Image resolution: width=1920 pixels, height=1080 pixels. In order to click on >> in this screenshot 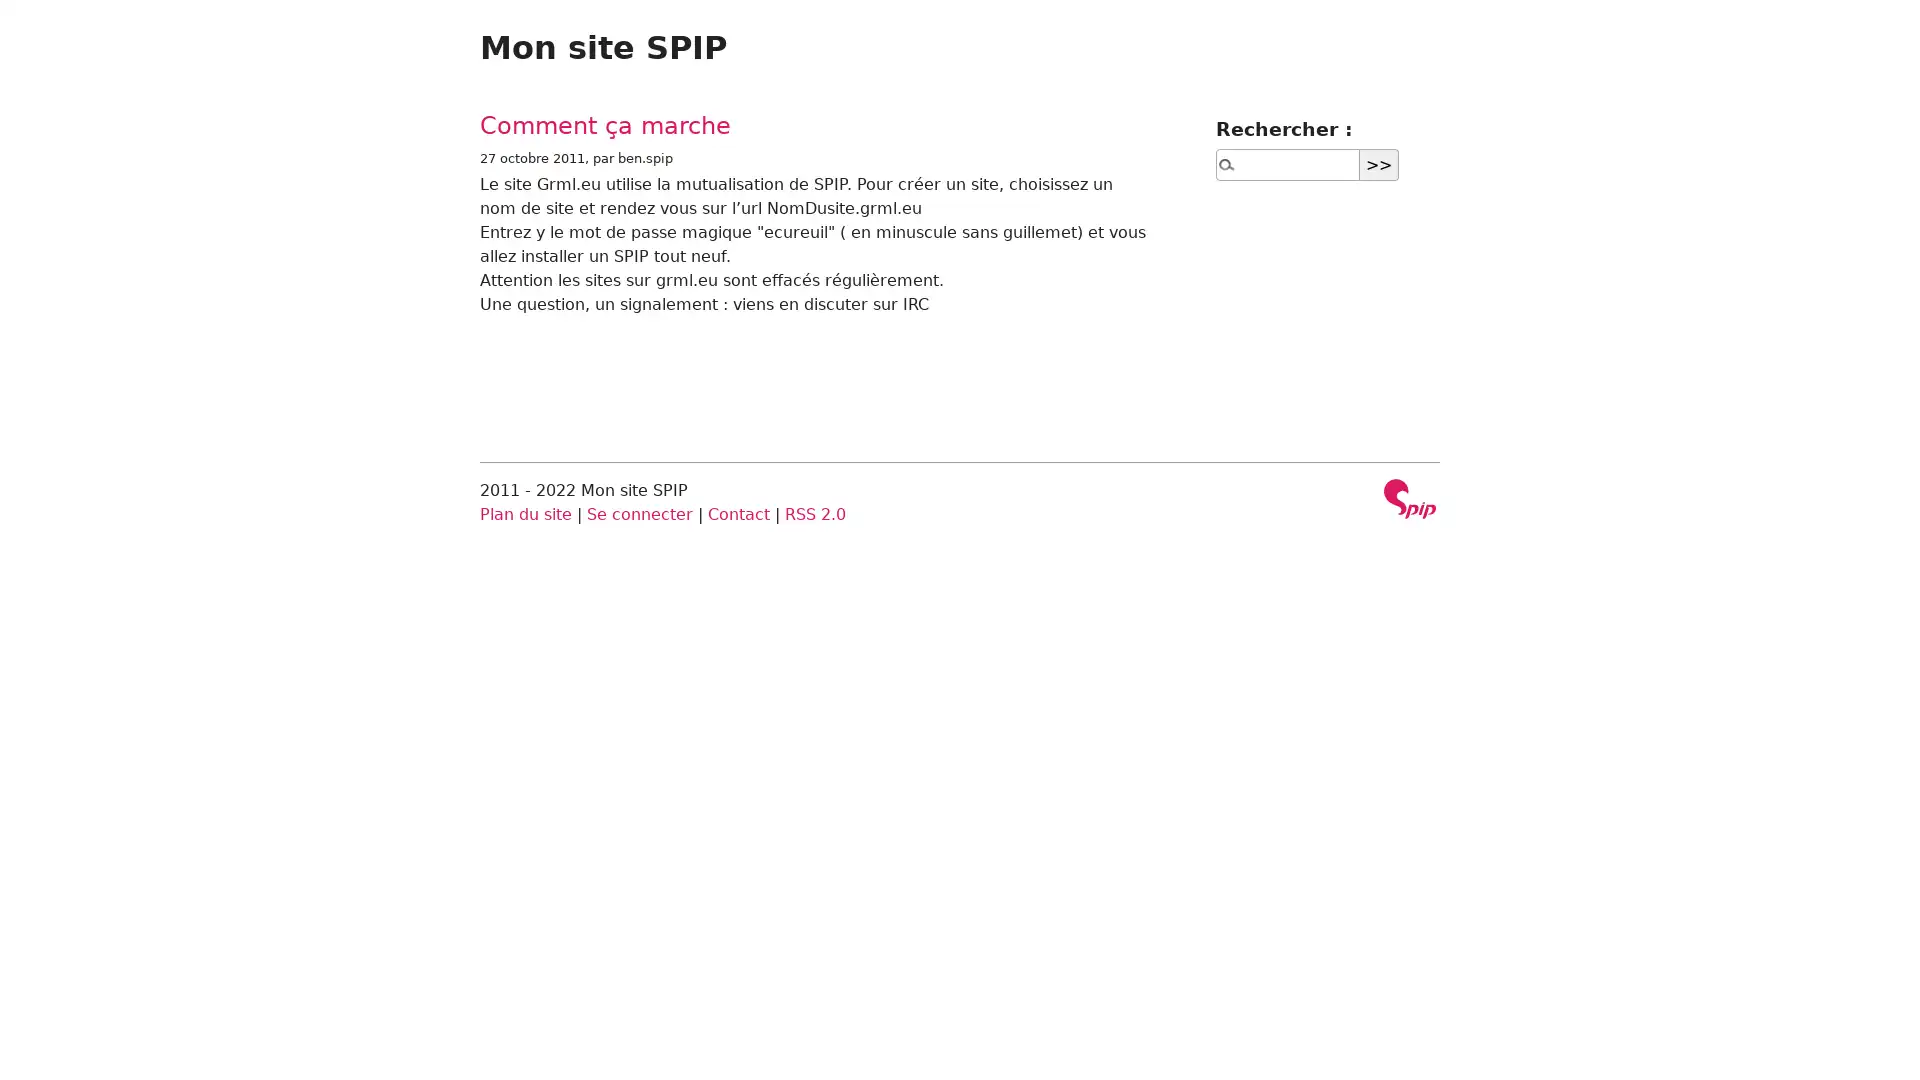, I will do `click(1378, 163)`.